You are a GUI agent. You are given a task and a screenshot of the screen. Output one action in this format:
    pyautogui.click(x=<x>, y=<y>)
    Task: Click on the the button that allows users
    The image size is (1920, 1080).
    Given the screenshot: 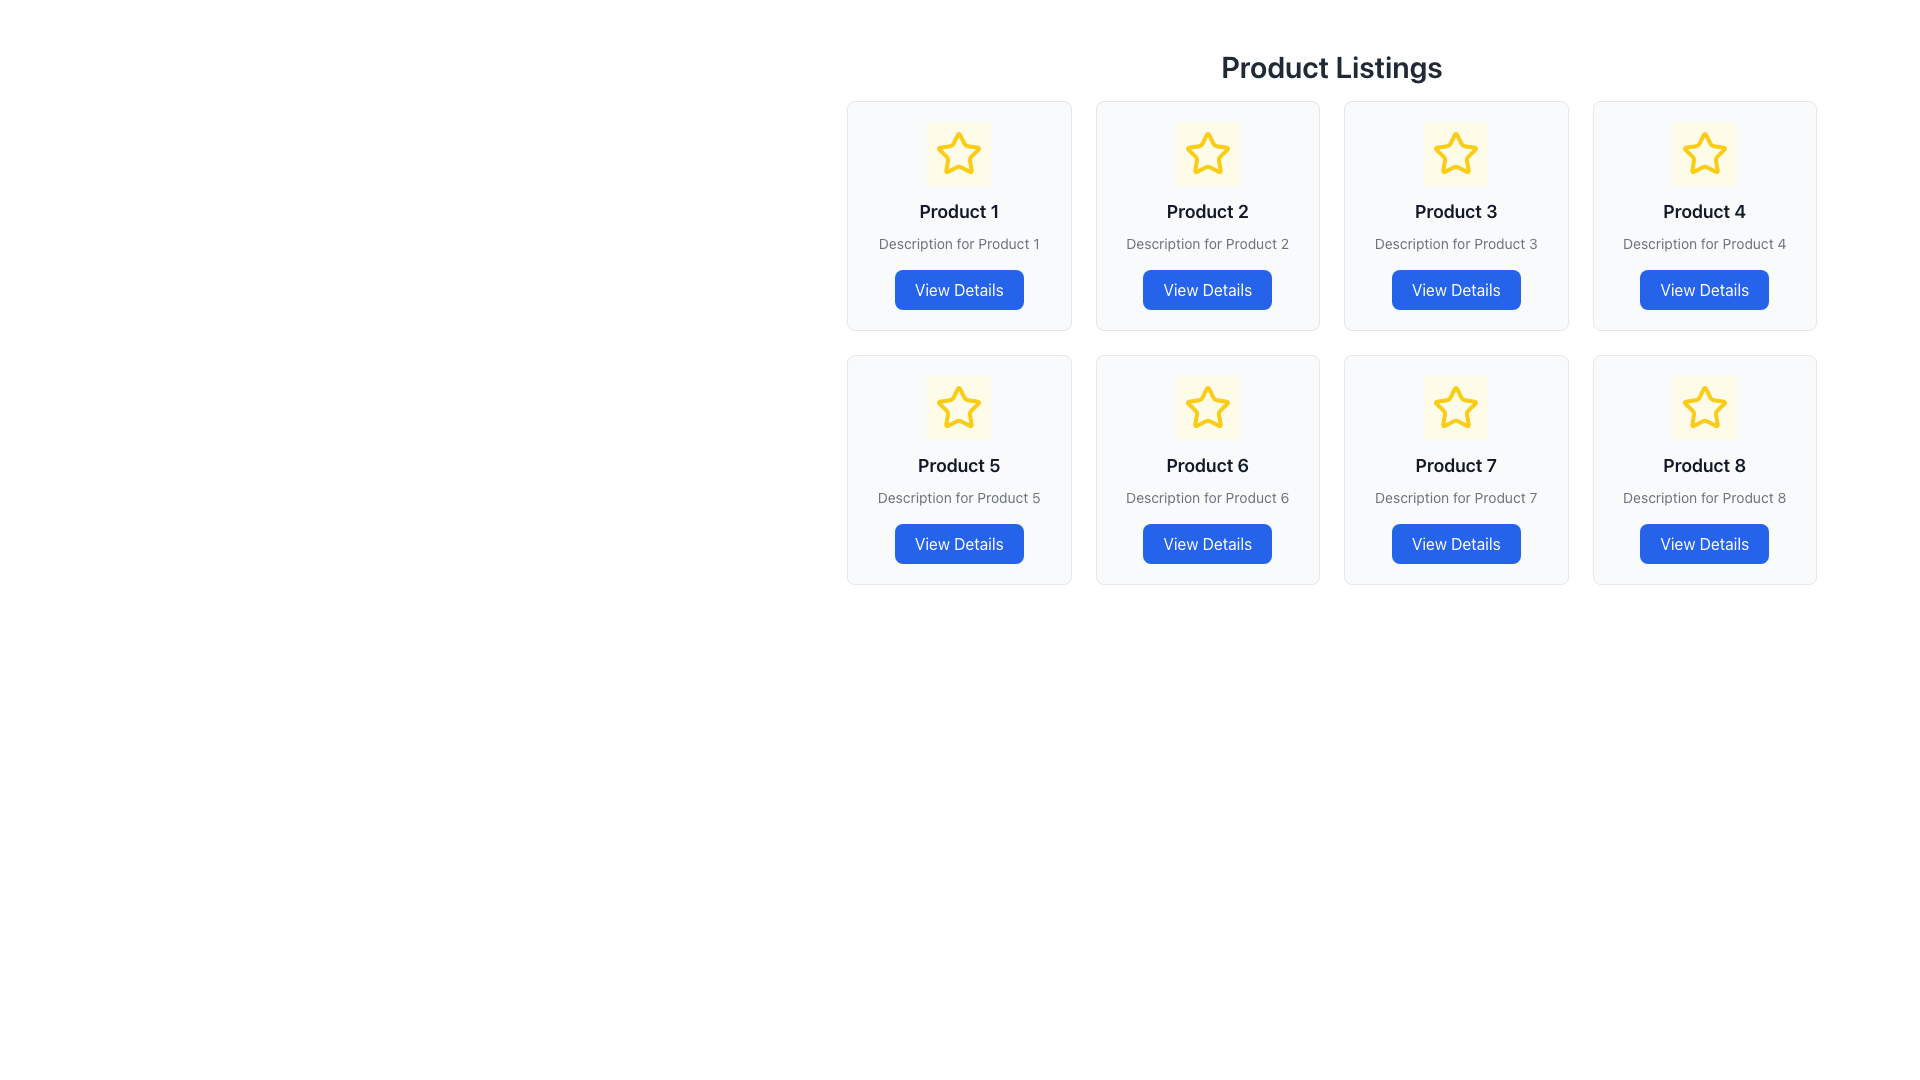 What is the action you would take?
    pyautogui.click(x=1703, y=543)
    